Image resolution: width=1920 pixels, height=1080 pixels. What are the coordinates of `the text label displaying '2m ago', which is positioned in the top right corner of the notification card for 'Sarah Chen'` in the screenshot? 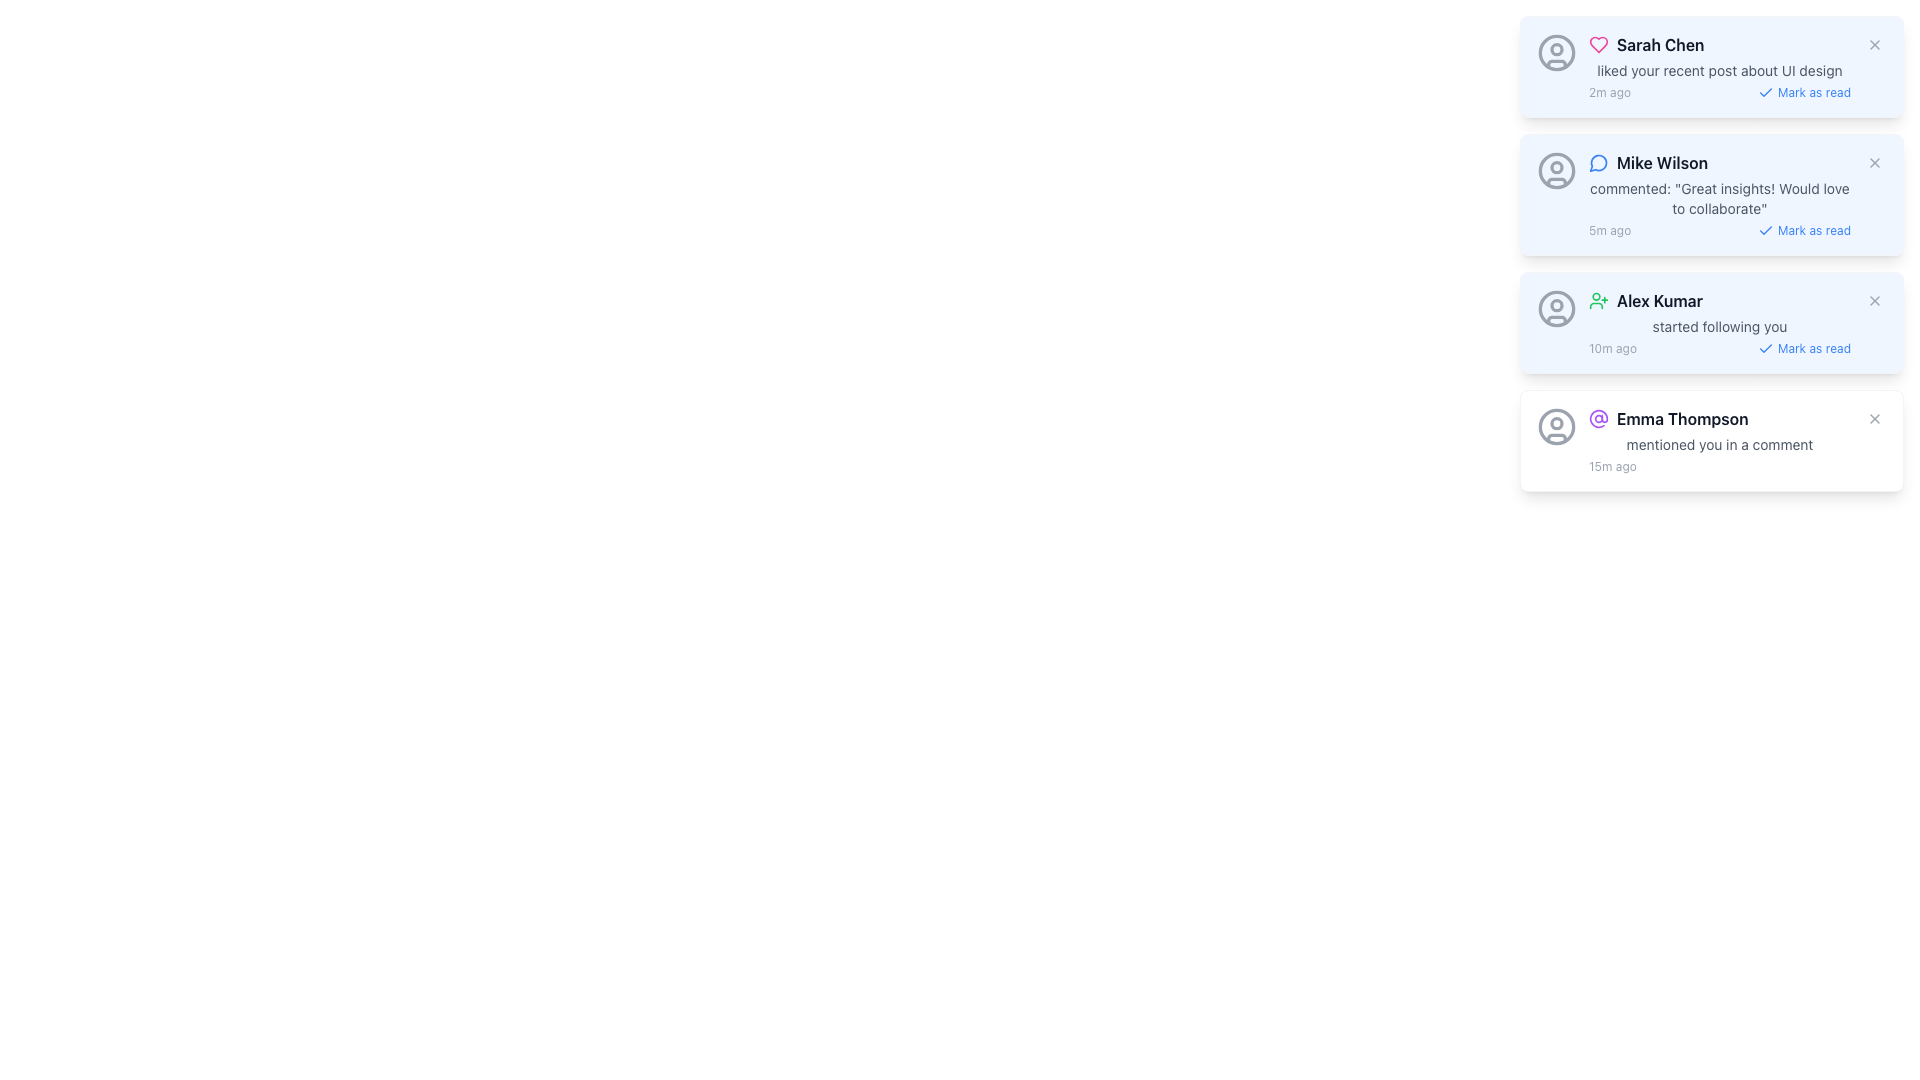 It's located at (1610, 92).